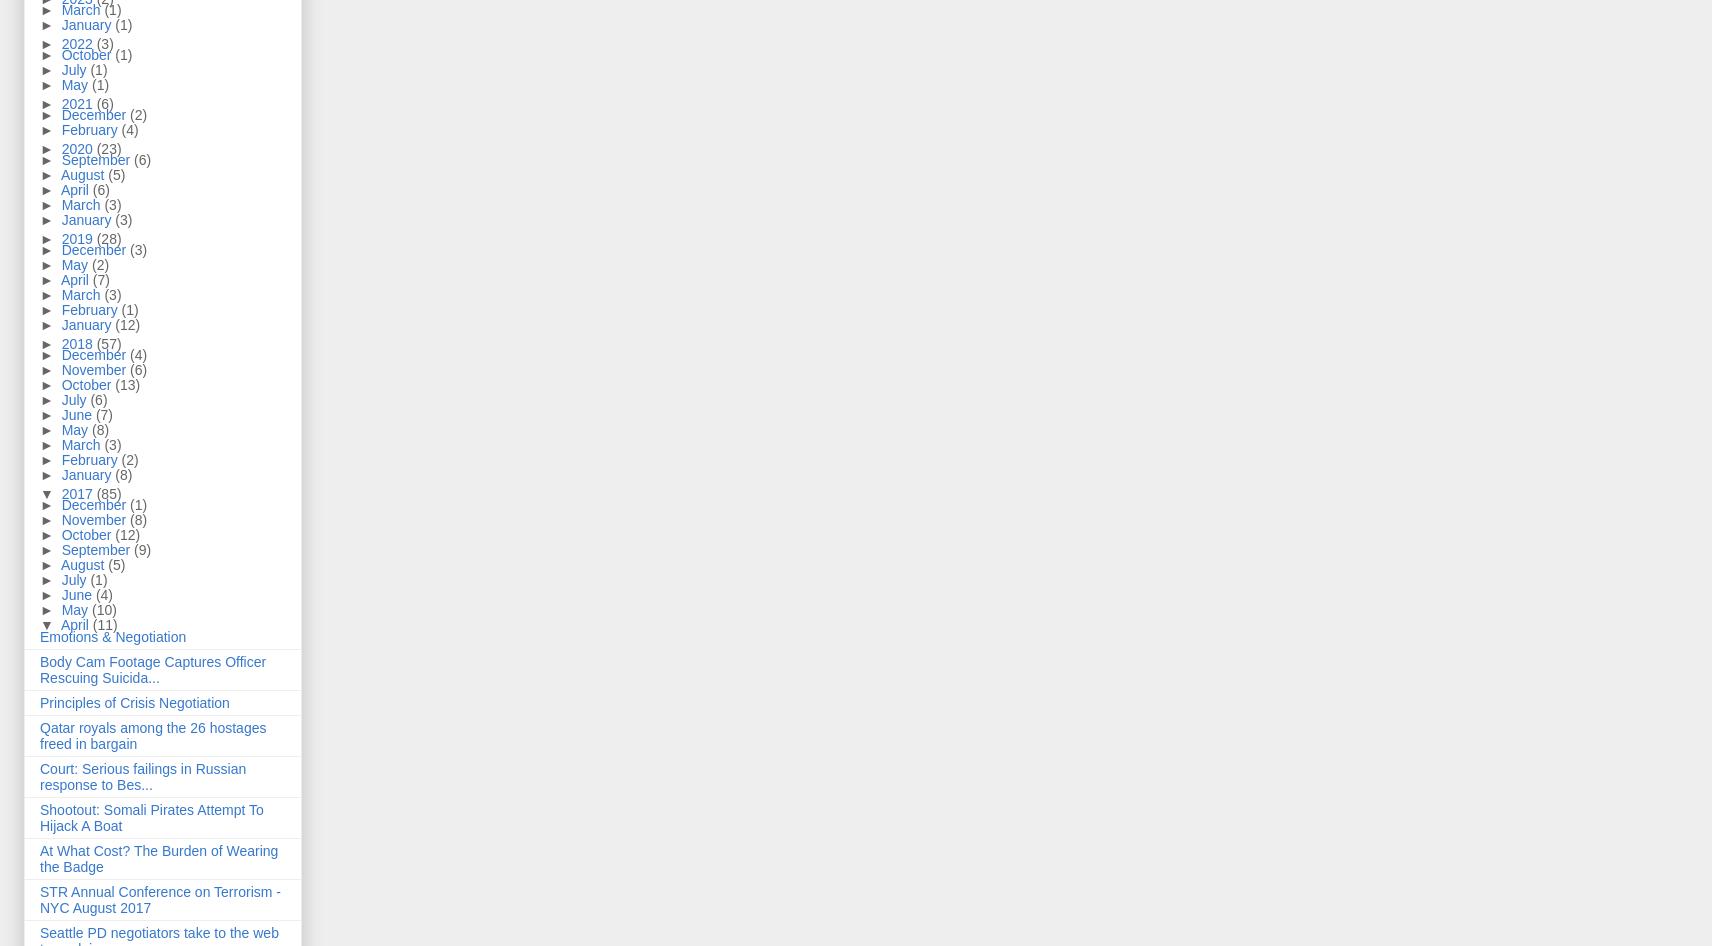  Describe the element at coordinates (152, 734) in the screenshot. I see `'Qatar royals among the 26 hostages freed in bargain'` at that location.